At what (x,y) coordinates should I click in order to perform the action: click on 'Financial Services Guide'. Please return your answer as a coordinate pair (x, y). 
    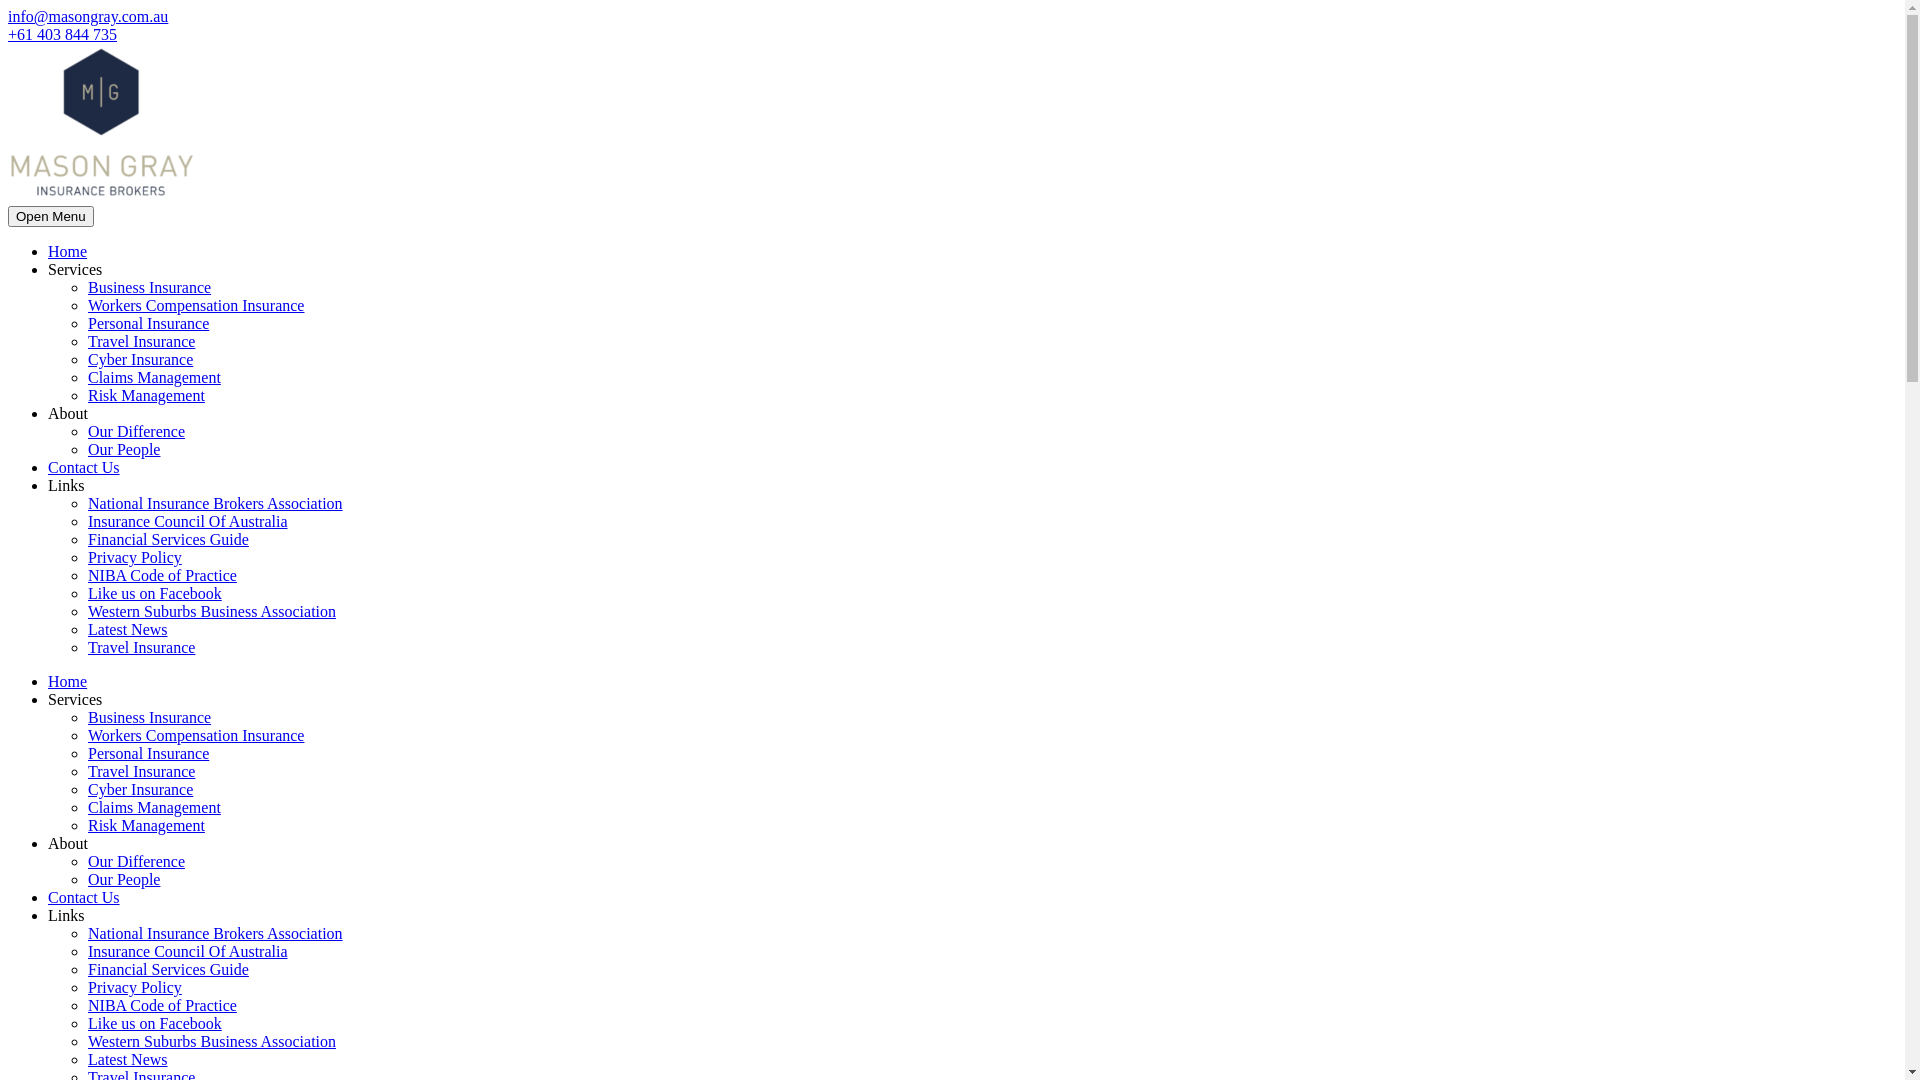
    Looking at the image, I should click on (168, 968).